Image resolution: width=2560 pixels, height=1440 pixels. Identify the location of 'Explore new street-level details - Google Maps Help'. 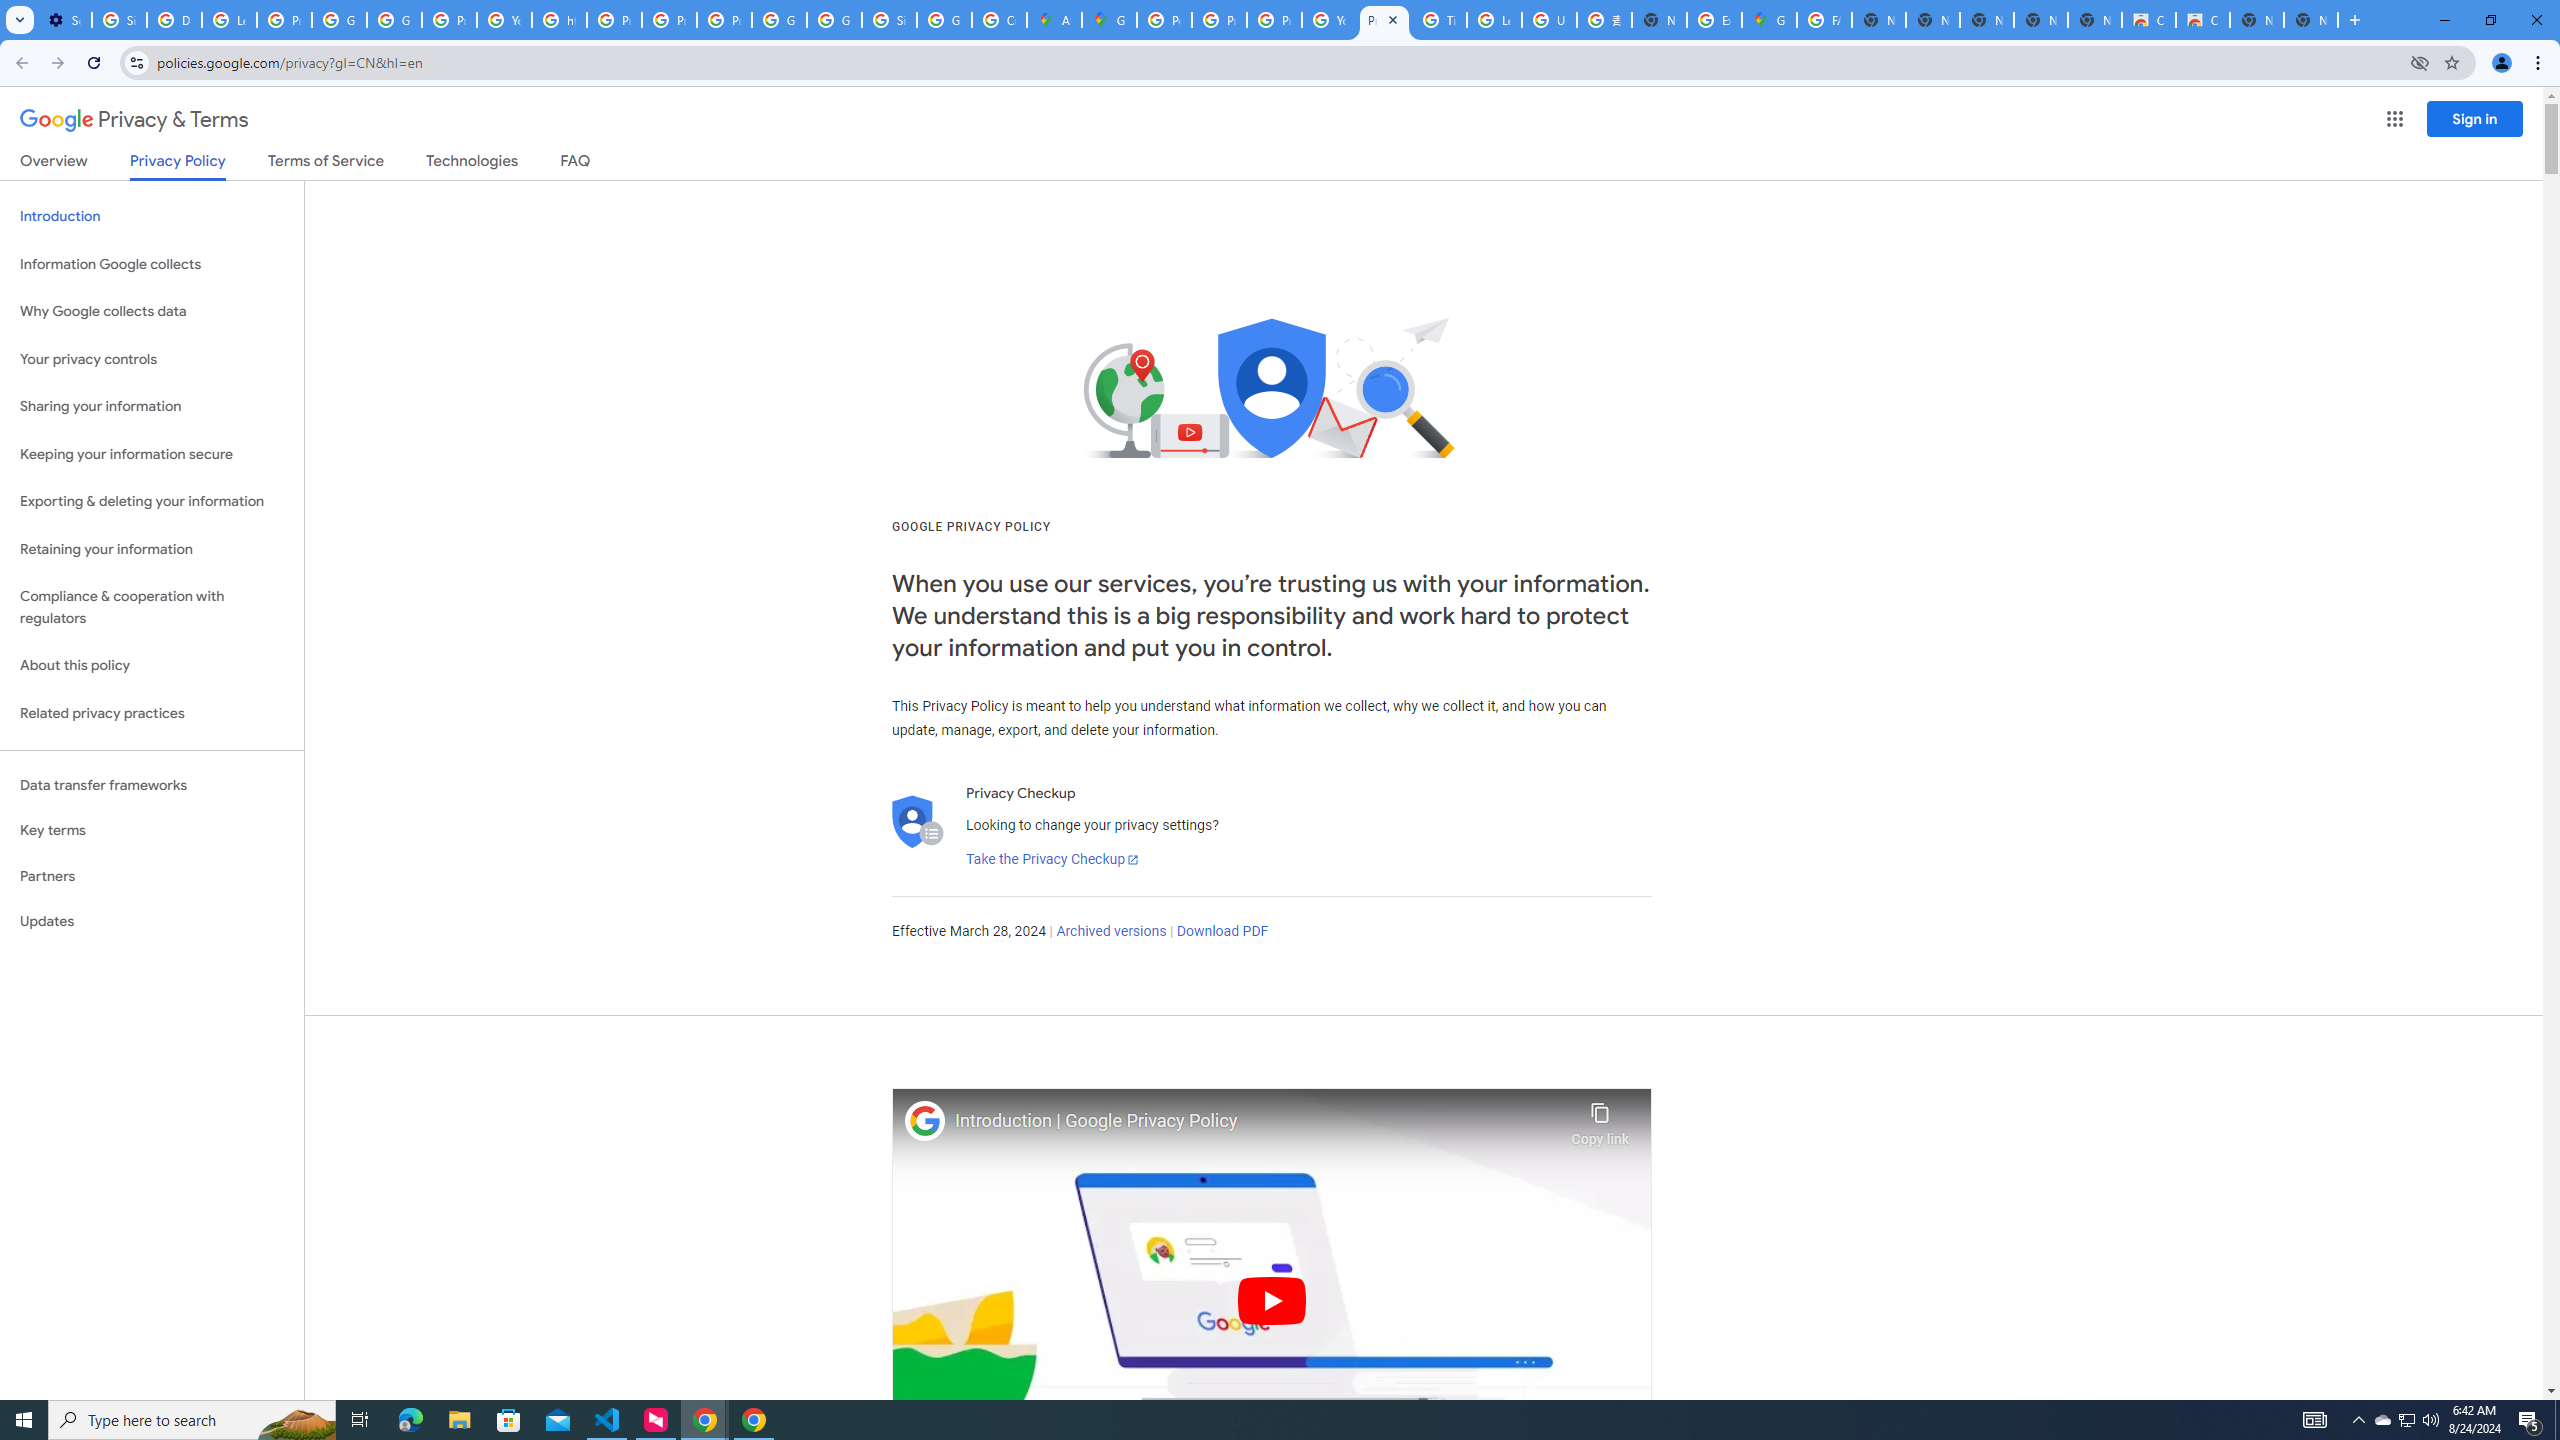
(1712, 19).